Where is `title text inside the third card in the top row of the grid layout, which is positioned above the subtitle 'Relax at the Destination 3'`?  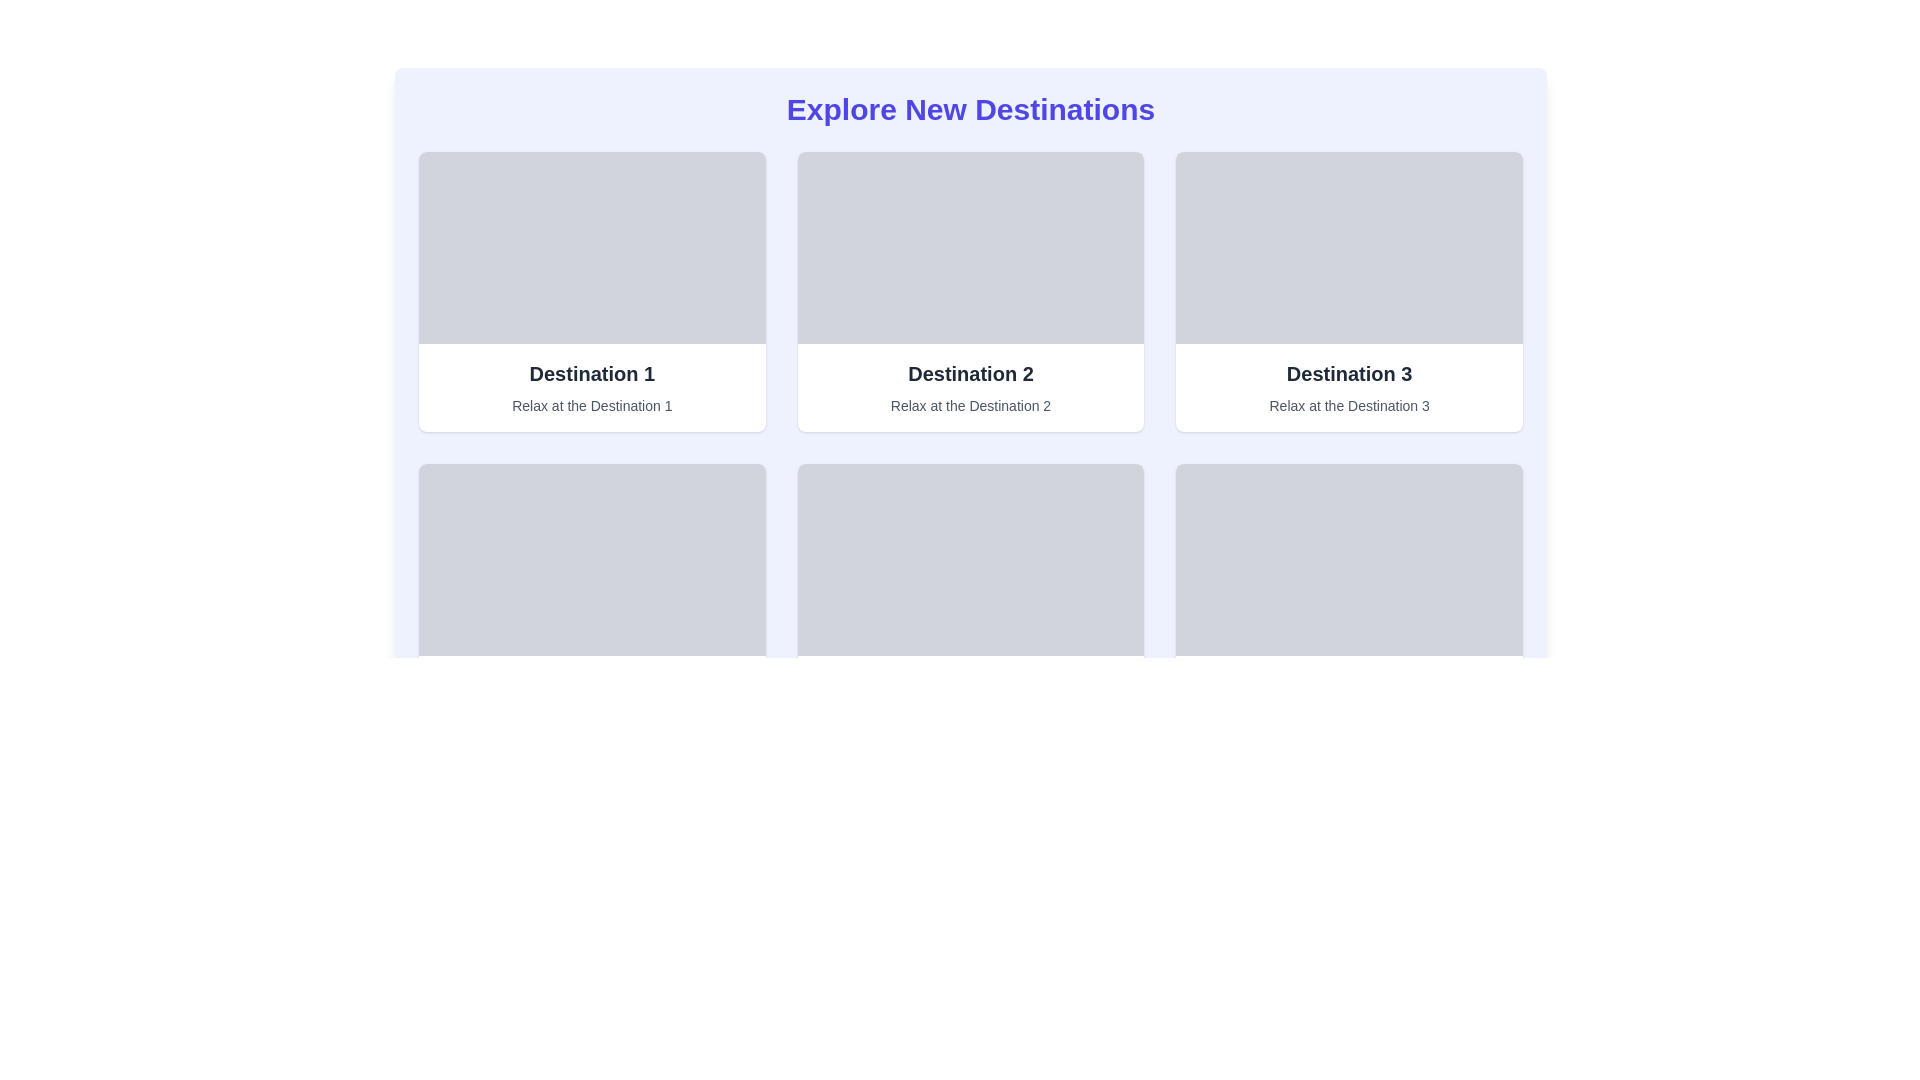 title text inside the third card in the top row of the grid layout, which is positioned above the subtitle 'Relax at the Destination 3' is located at coordinates (1349, 374).